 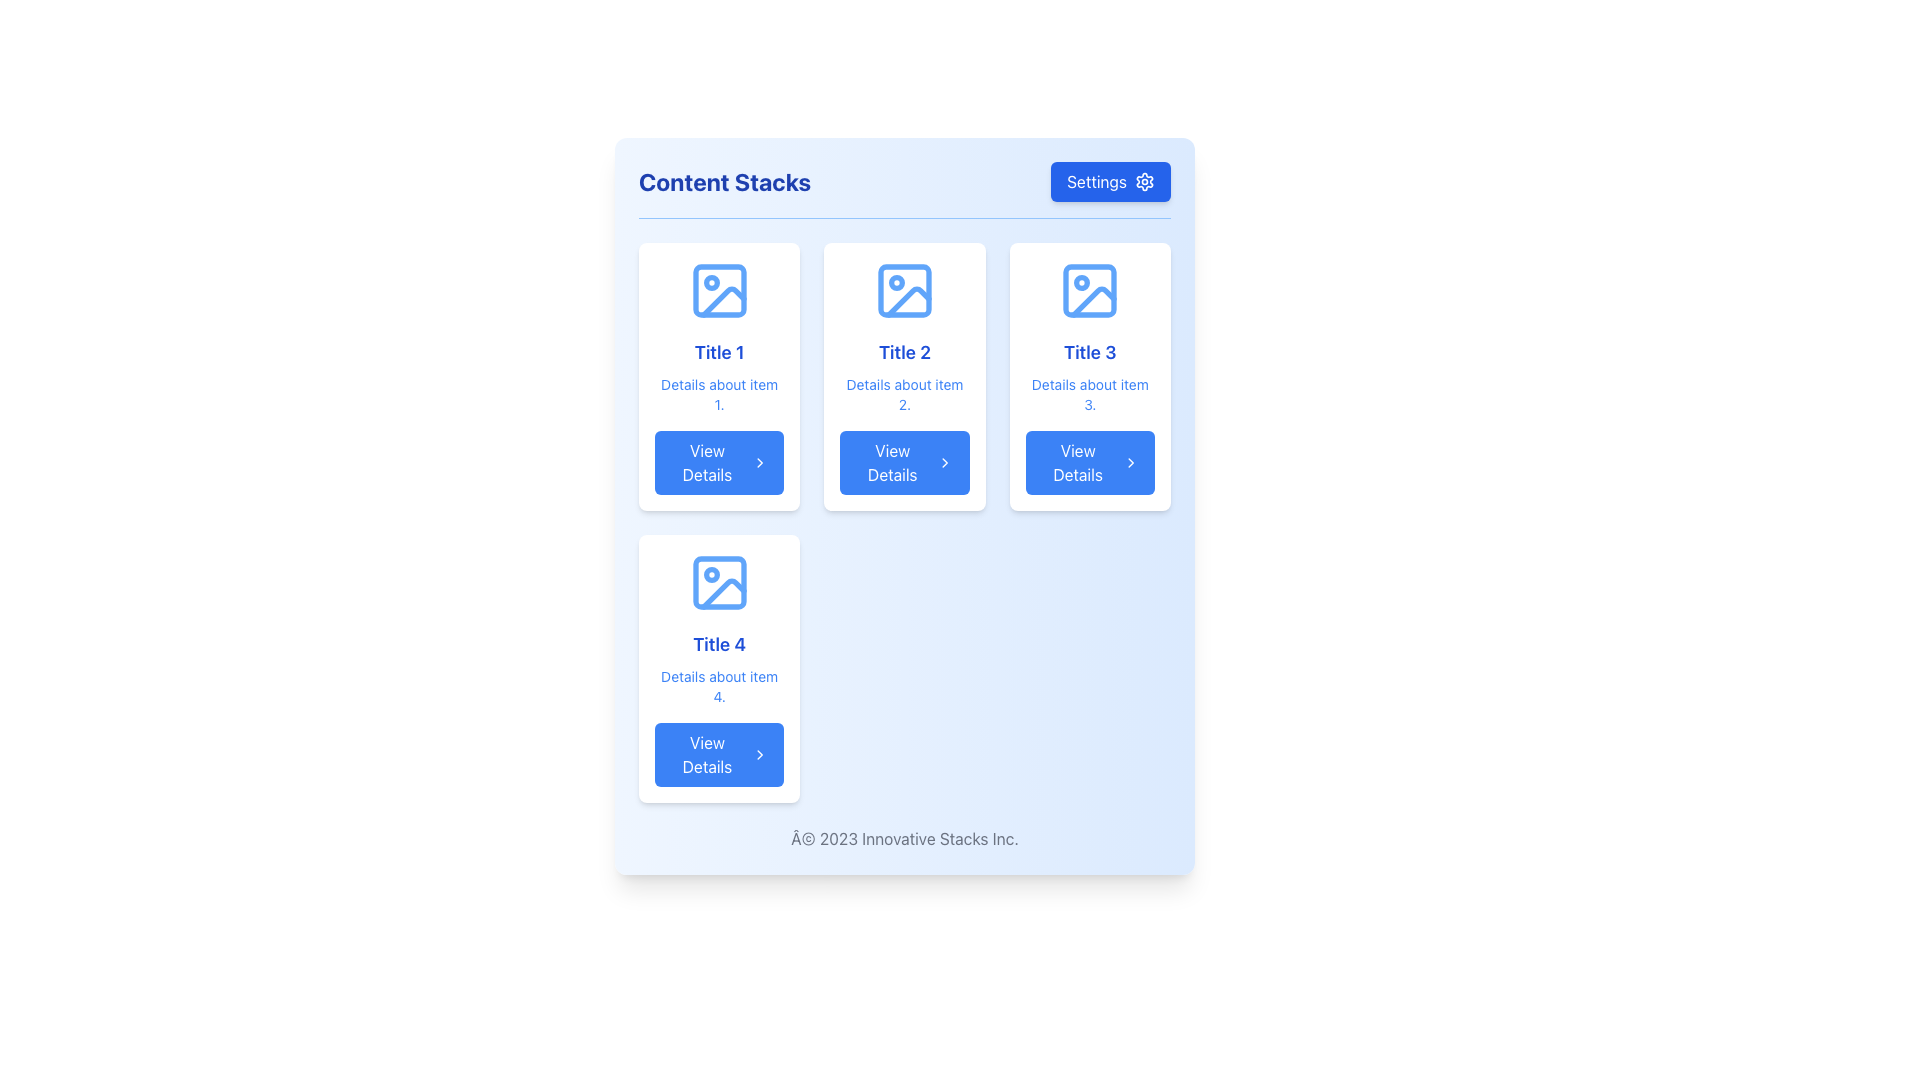 What do you see at coordinates (719, 394) in the screenshot?
I see `the descriptive text label that reads 'Details about item 1.' which is located near the center of the first card in the grid layout, positioned directly below 'Title 1' and above the 'View Details' button` at bounding box center [719, 394].